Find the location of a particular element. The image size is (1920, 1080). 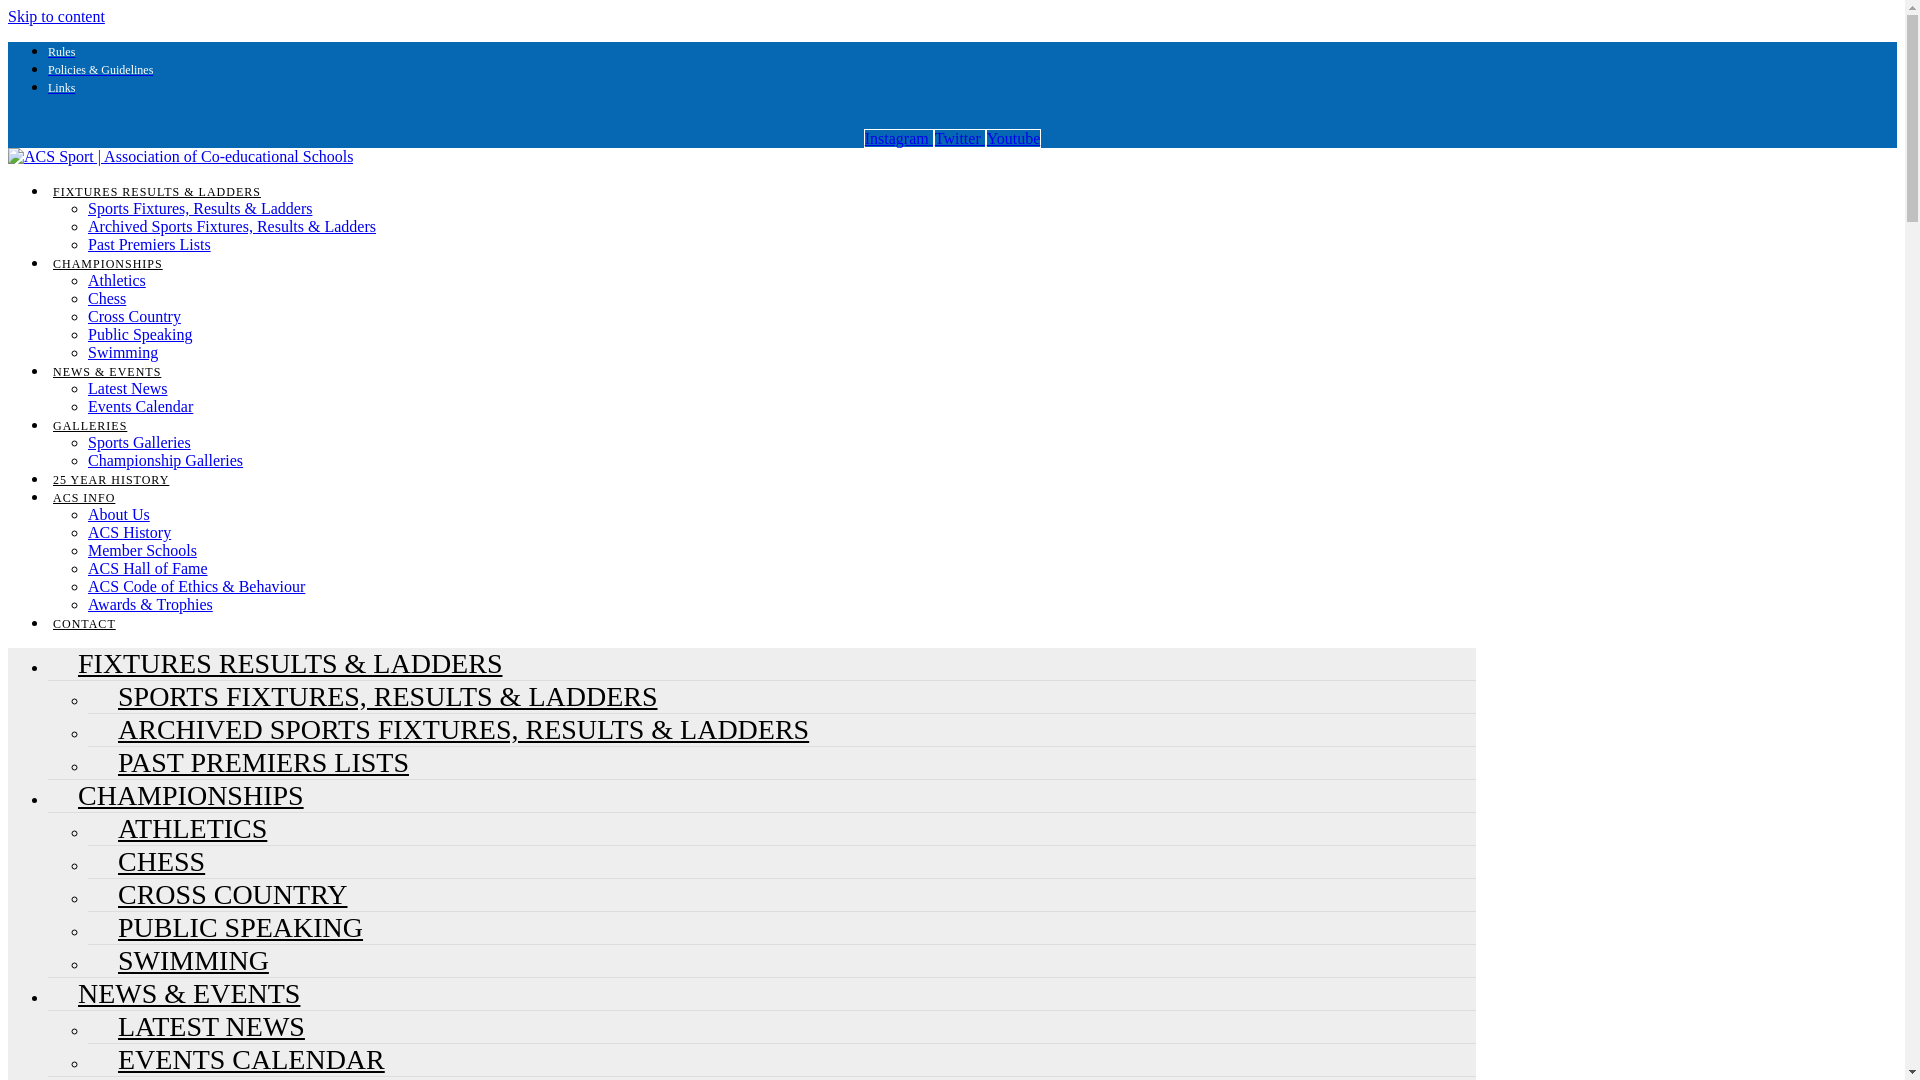

'Swimming' is located at coordinates (86, 351).